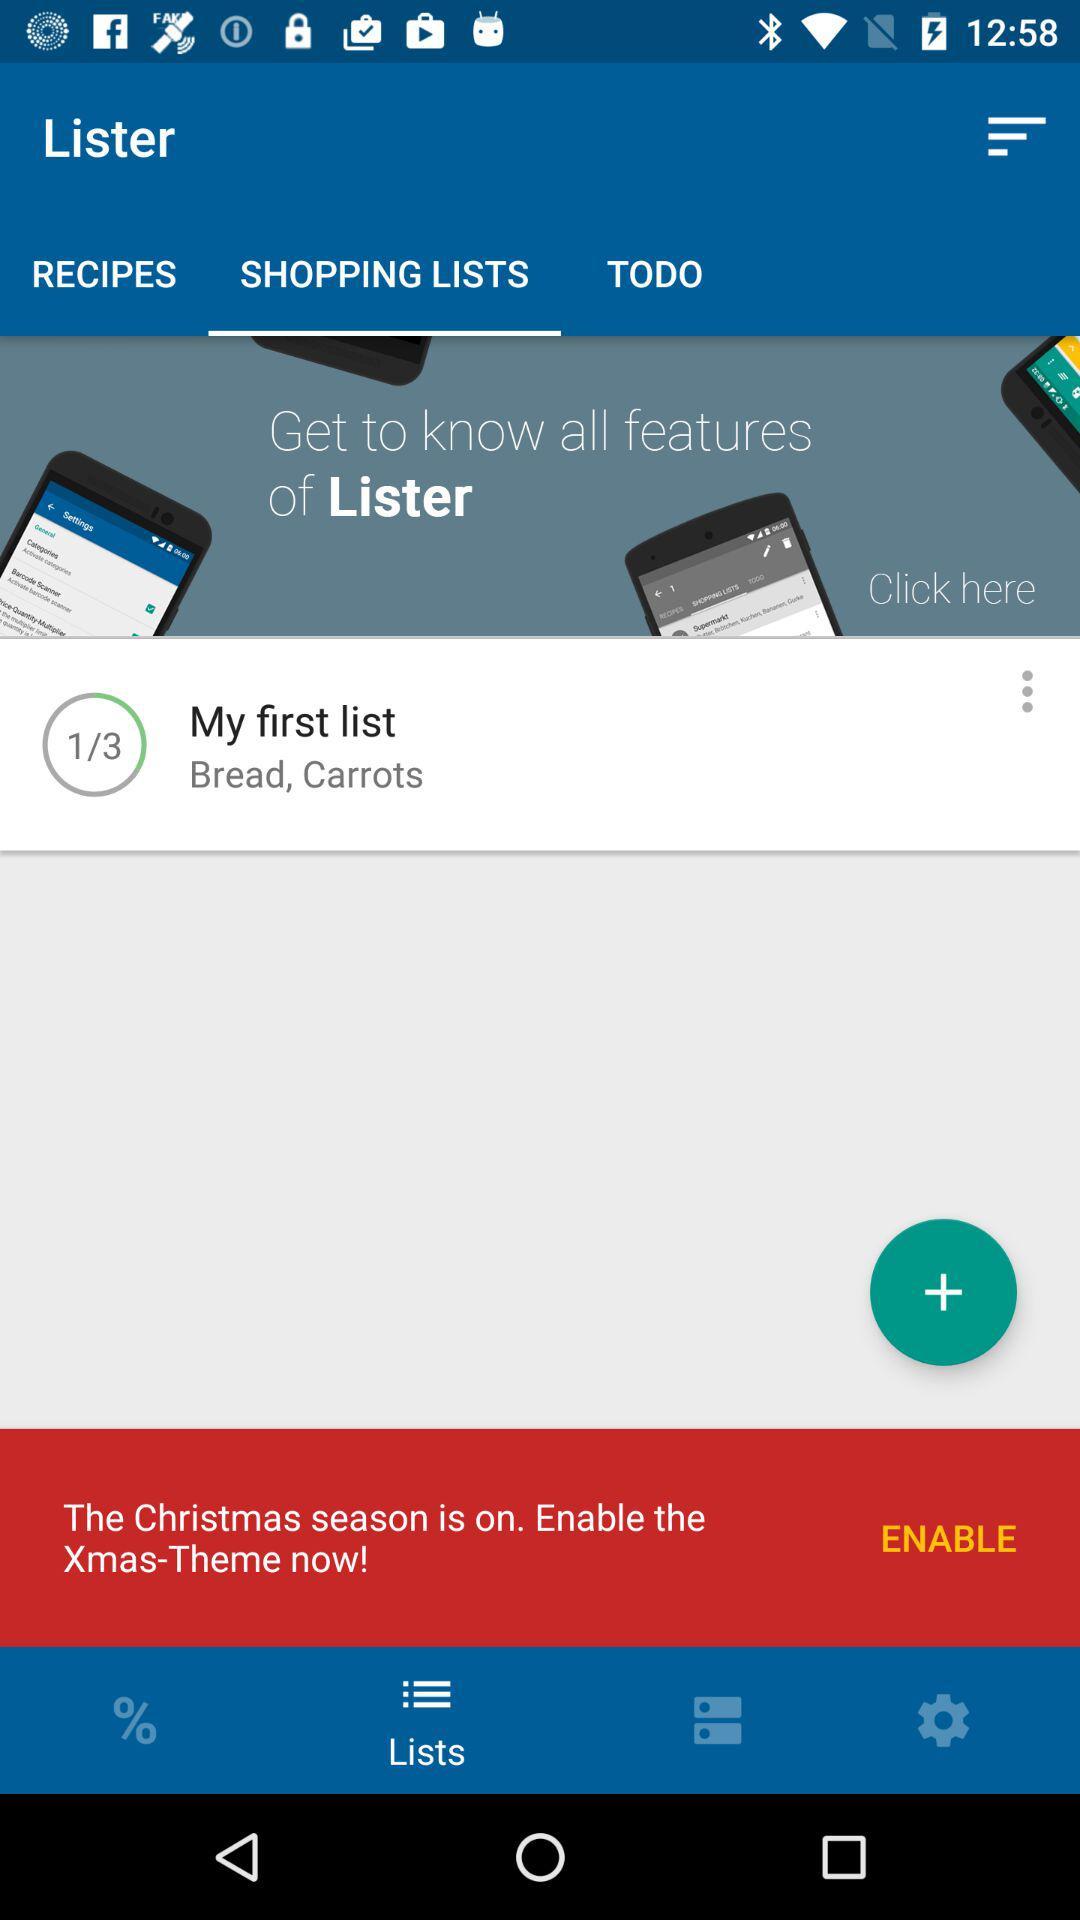  I want to click on new list, so click(943, 1292).